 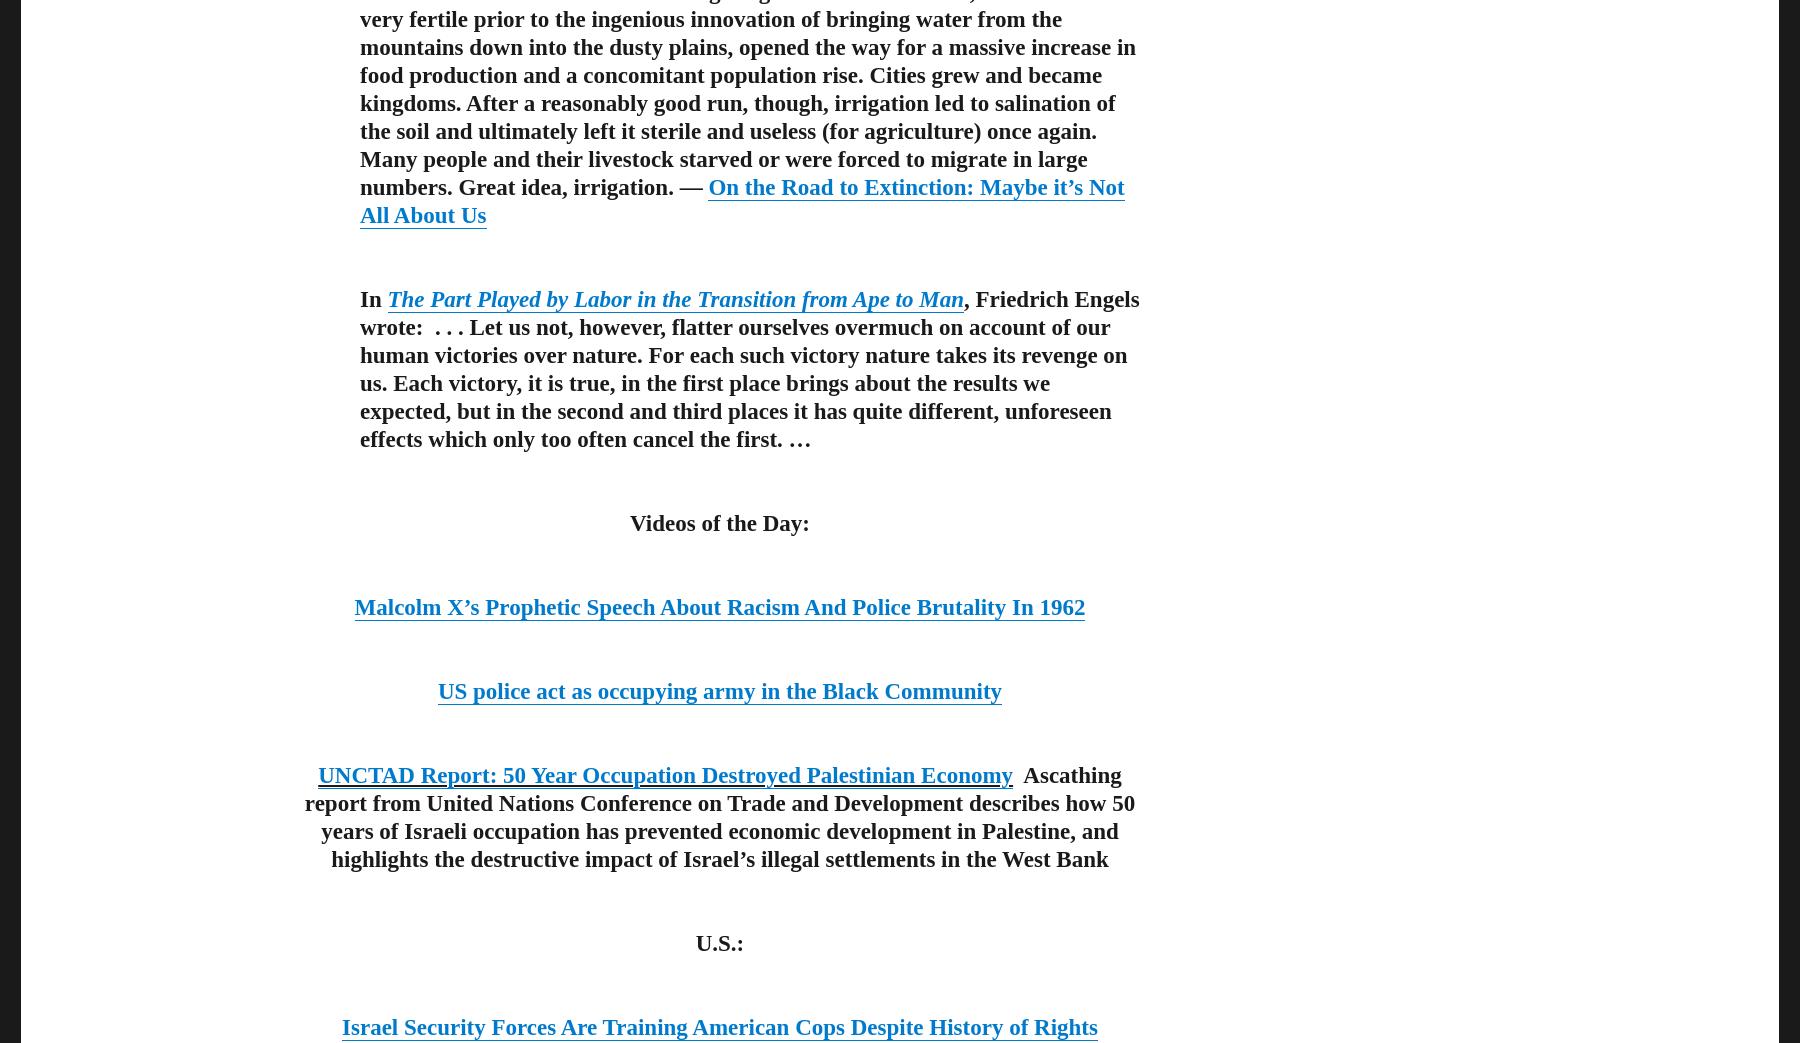 What do you see at coordinates (354, 606) in the screenshot?
I see `'Malcolm X’s Prophetic Speech About Racism And Police Brutality In 1962'` at bounding box center [354, 606].